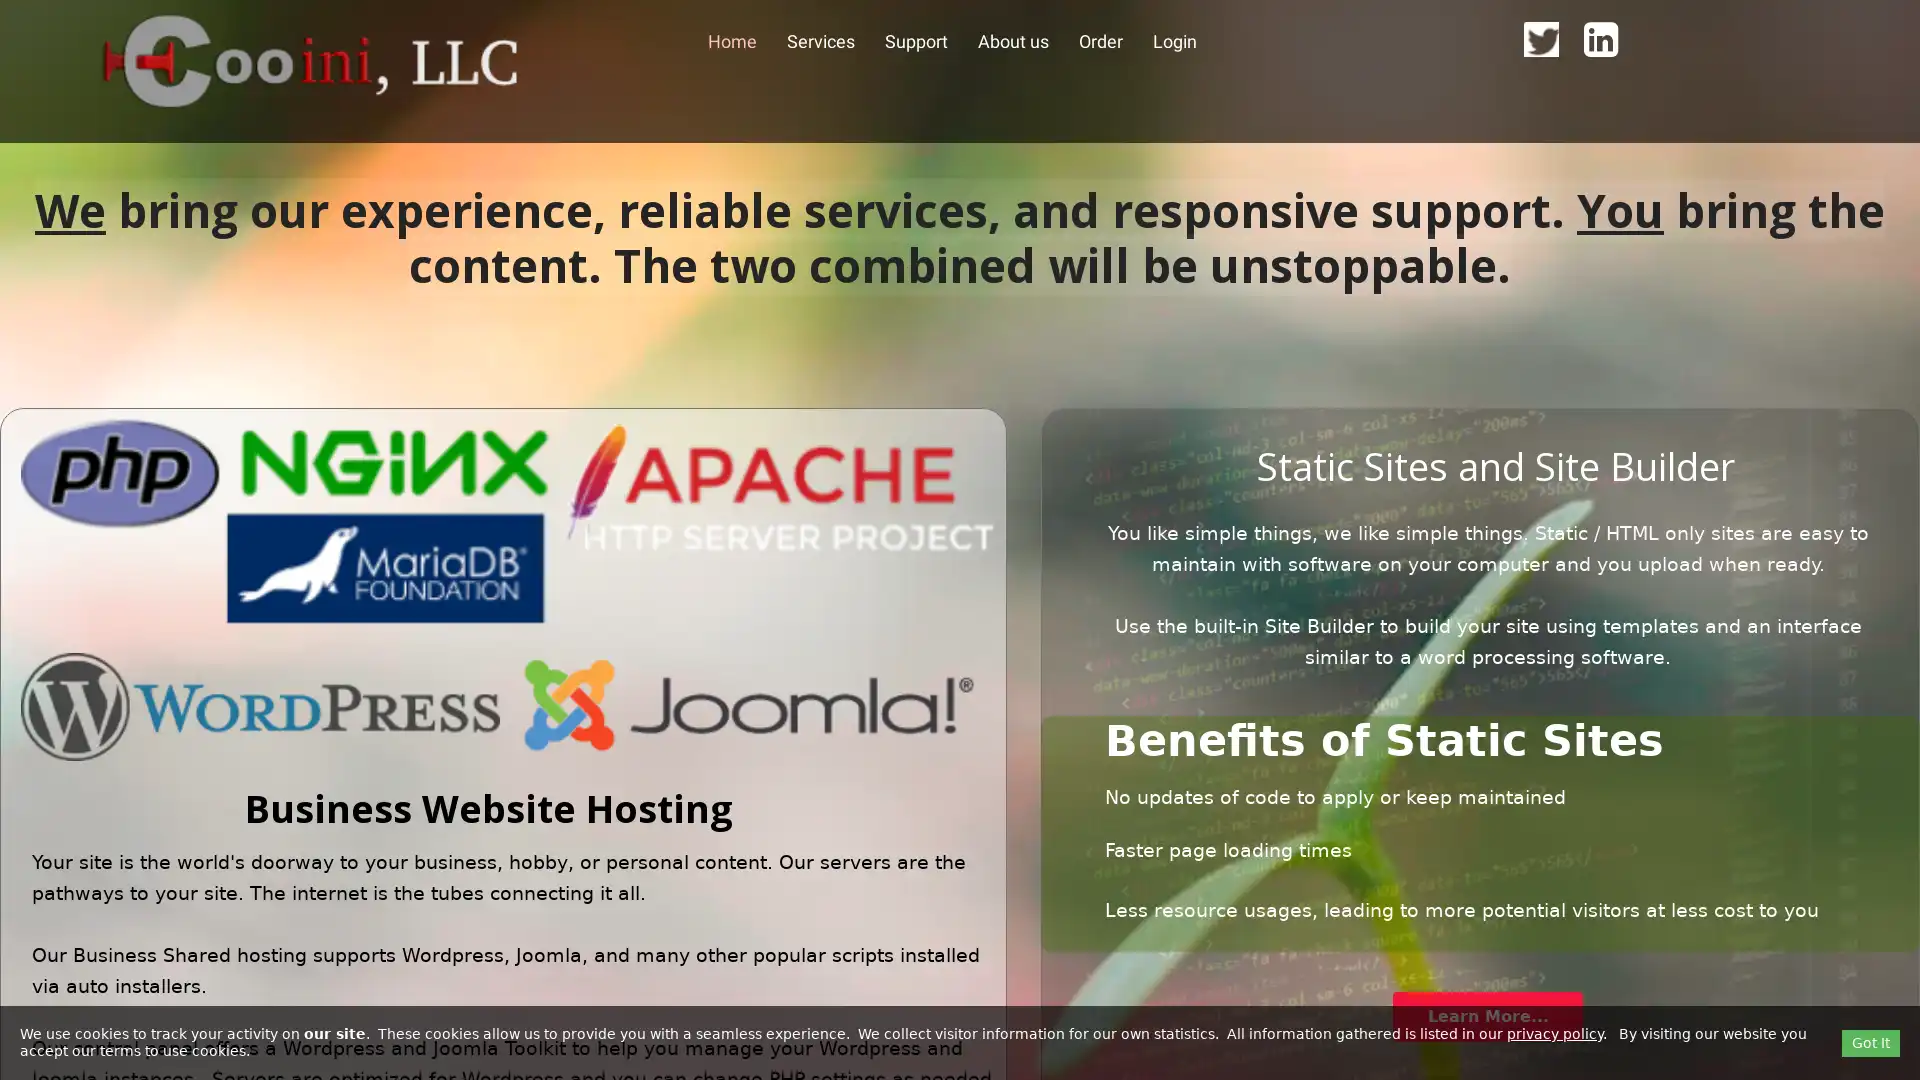  Describe the element at coordinates (1870, 1041) in the screenshot. I see `Got It` at that location.